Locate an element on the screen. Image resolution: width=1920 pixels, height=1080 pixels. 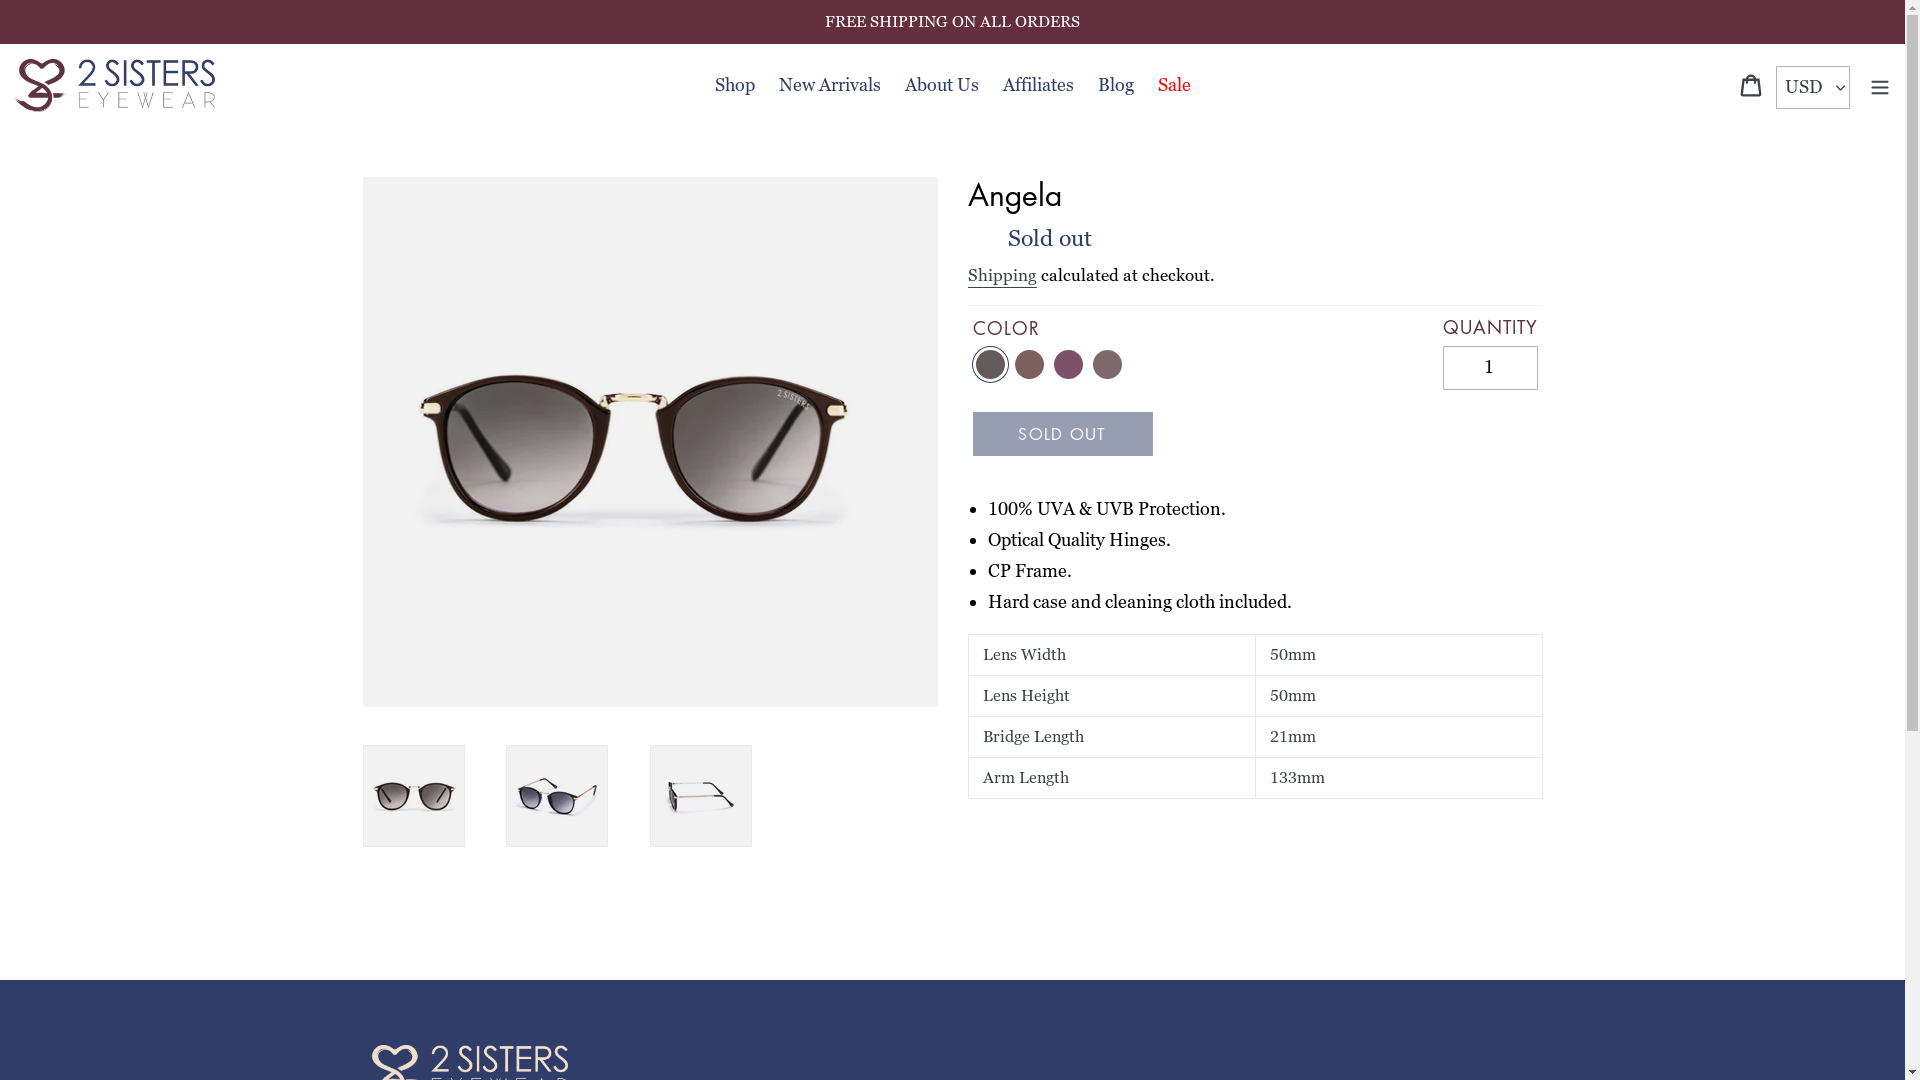
'Affiliates' is located at coordinates (1037, 84).